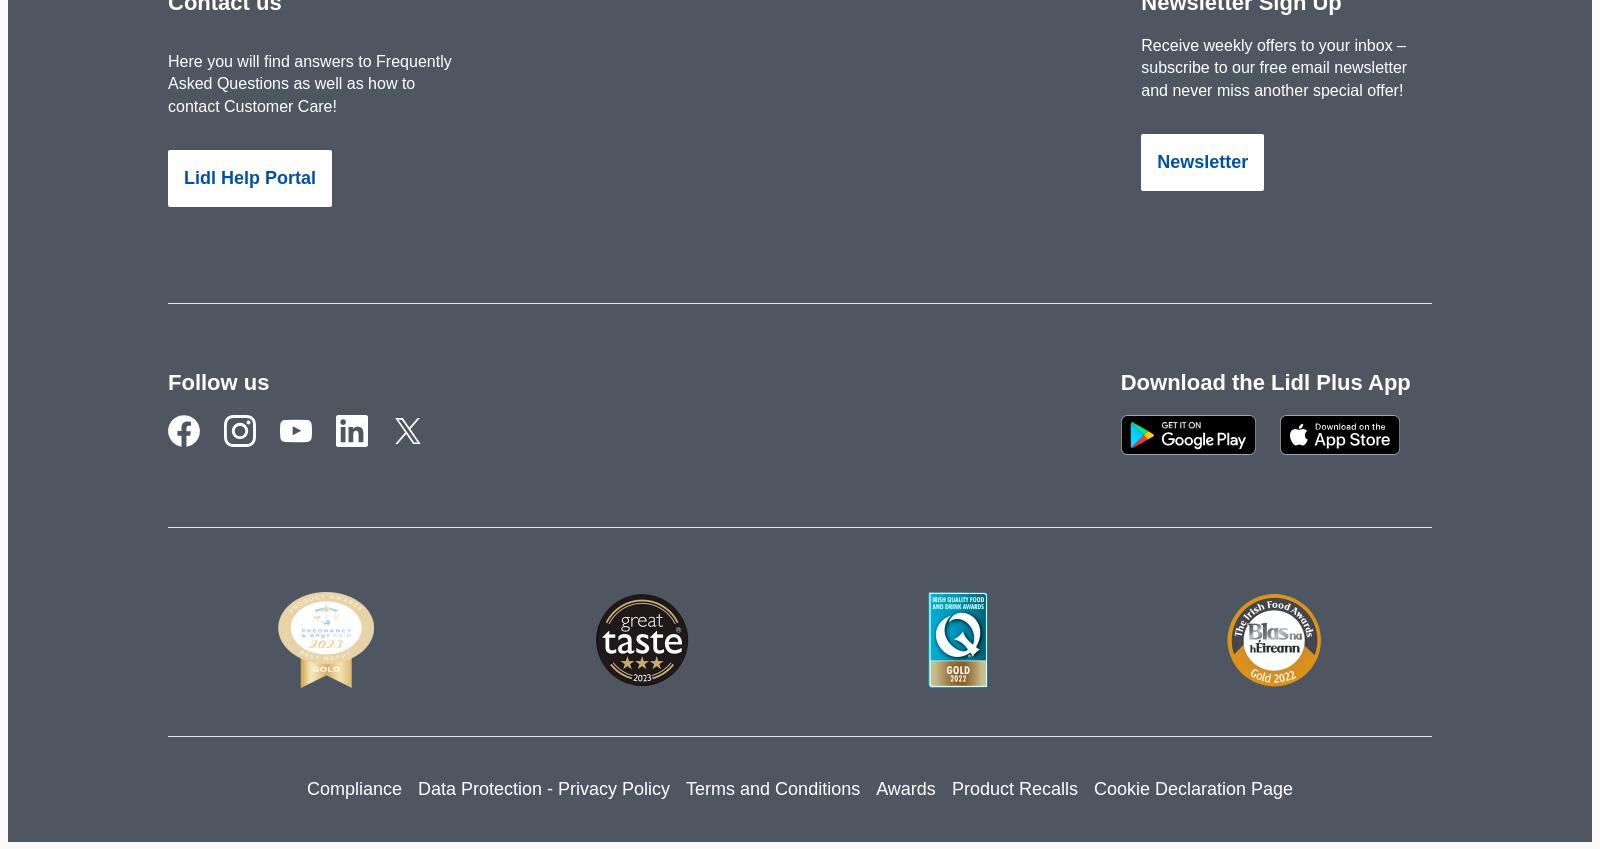 The width and height of the screenshot is (1600, 849). What do you see at coordinates (542, 787) in the screenshot?
I see `'Data Protection - Privacy Policy'` at bounding box center [542, 787].